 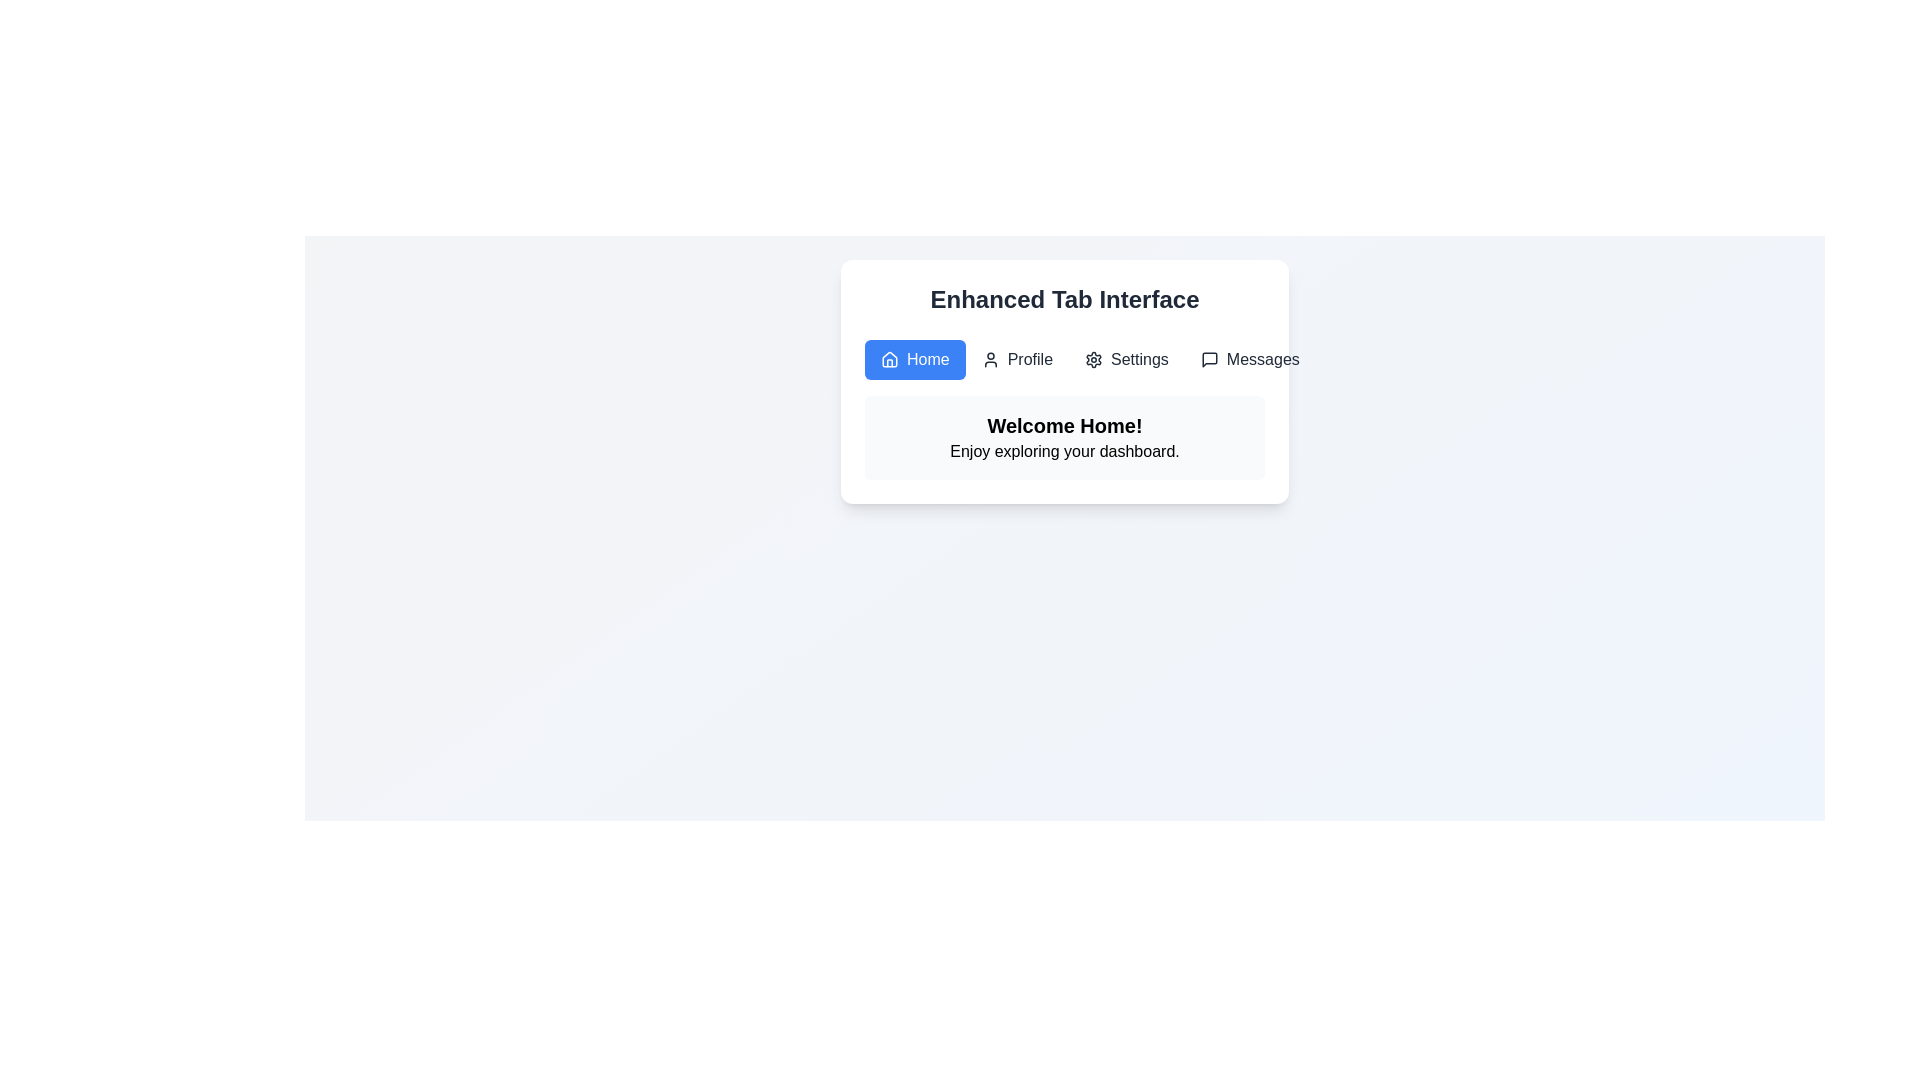 I want to click on the 'Settings' button, which is the third item in the horizontal navigation menu, so click(x=1127, y=358).